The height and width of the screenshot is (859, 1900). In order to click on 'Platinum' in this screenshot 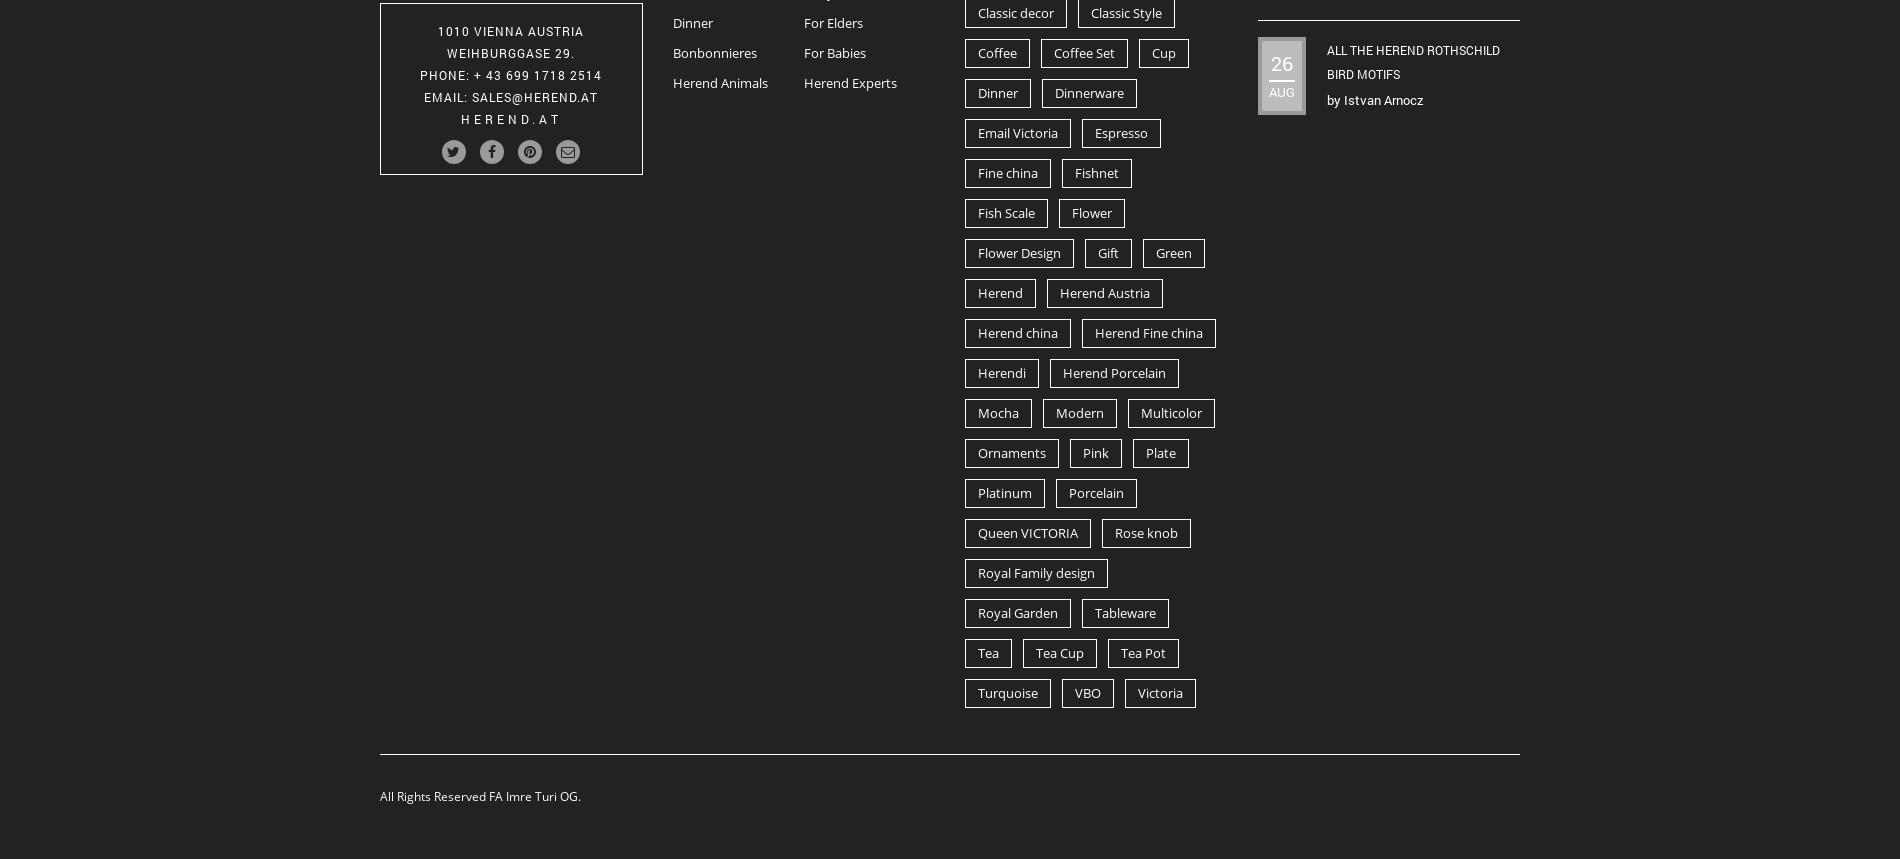, I will do `click(977, 492)`.